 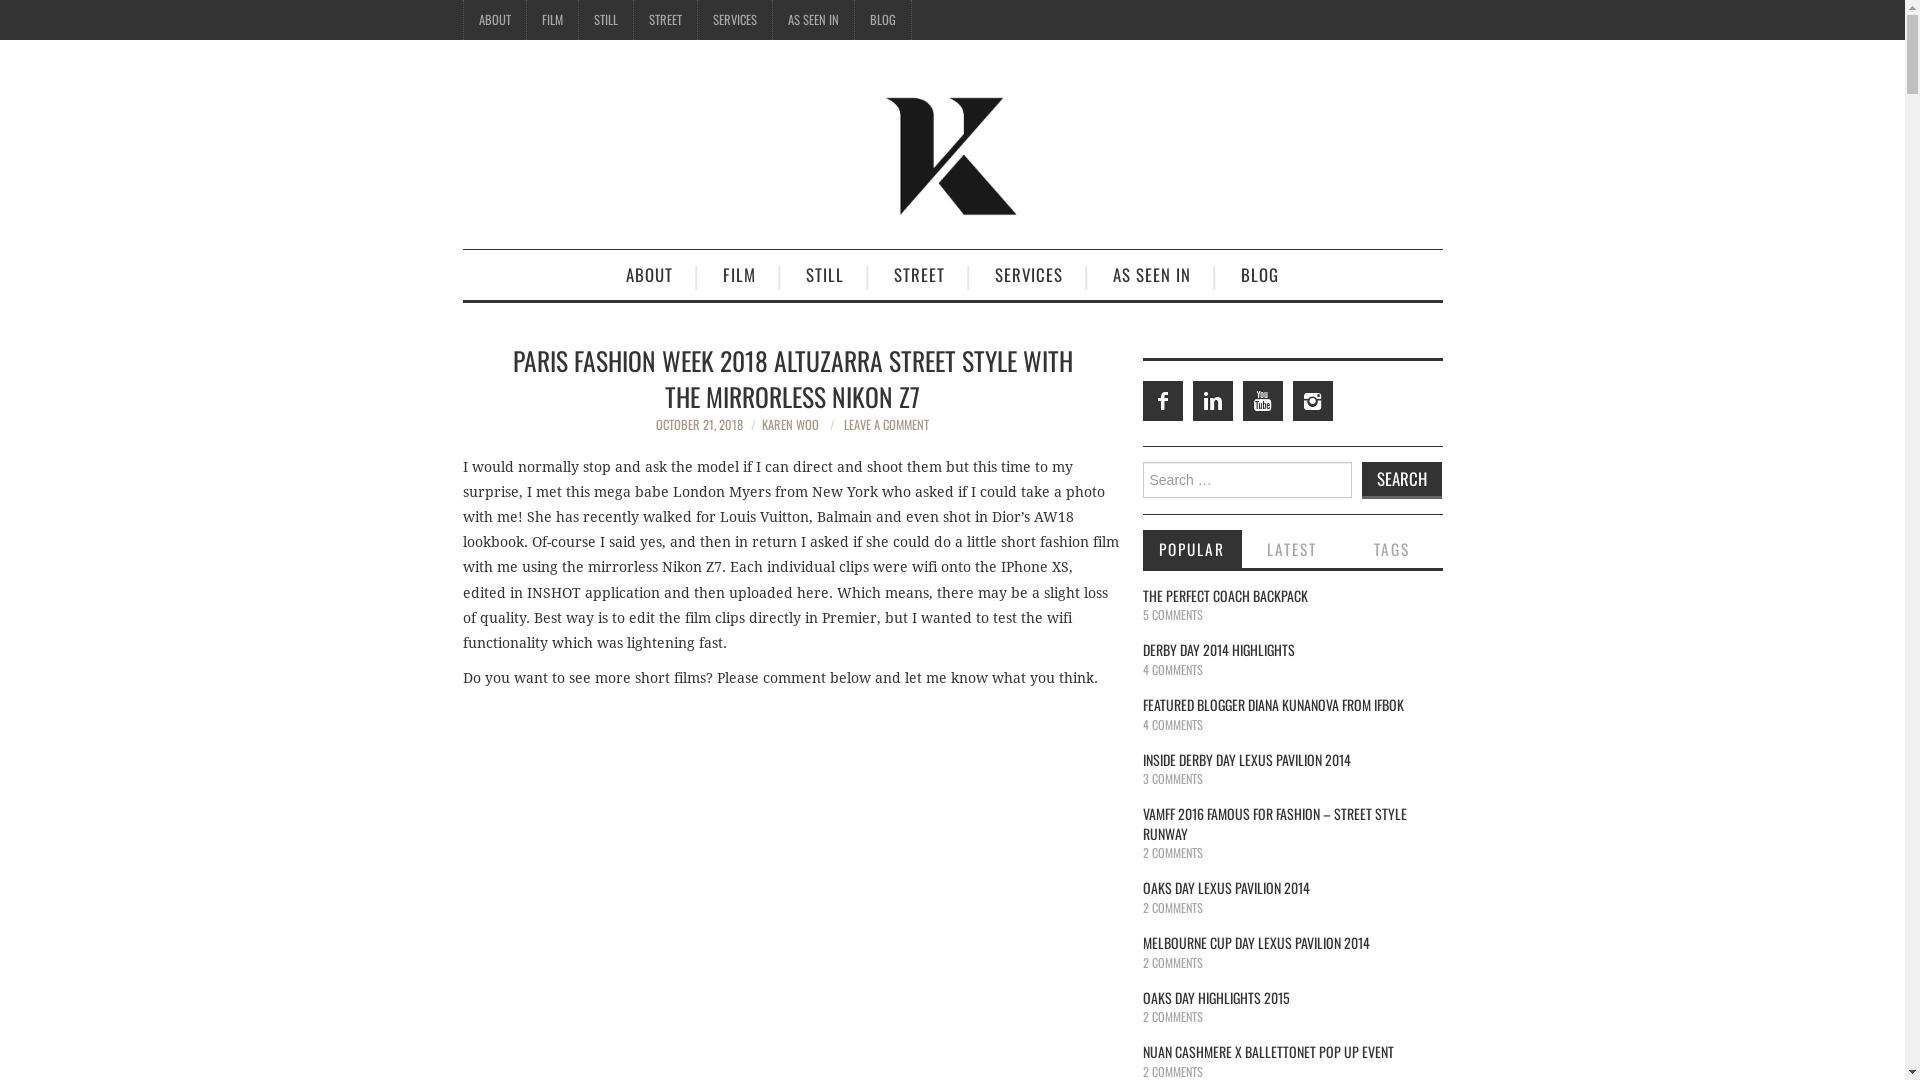 What do you see at coordinates (649, 274) in the screenshot?
I see `'ABOUT'` at bounding box center [649, 274].